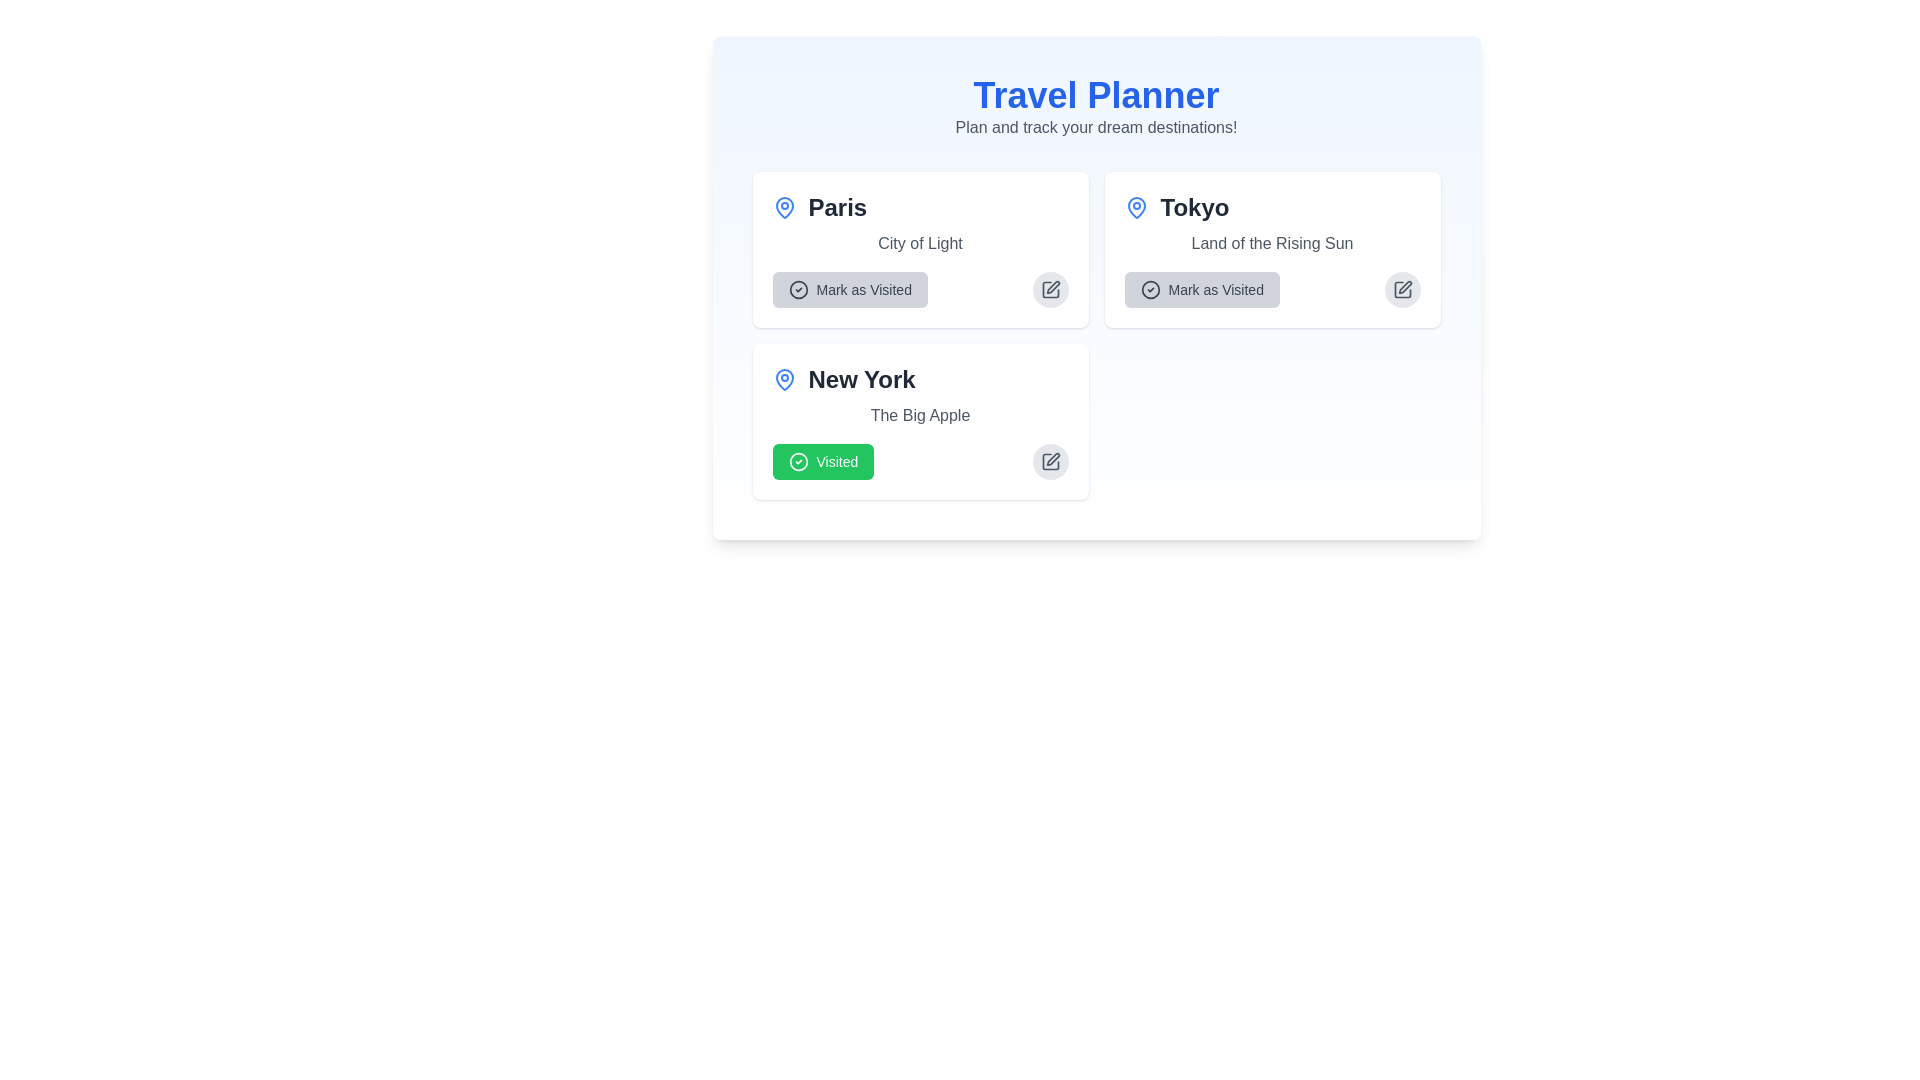 The height and width of the screenshot is (1080, 1920). What do you see at coordinates (919, 289) in the screenshot?
I see `the 'Mark as Visited' button located at the bottom-left corner of the 'Paris' card layout to trigger visual feedback` at bounding box center [919, 289].